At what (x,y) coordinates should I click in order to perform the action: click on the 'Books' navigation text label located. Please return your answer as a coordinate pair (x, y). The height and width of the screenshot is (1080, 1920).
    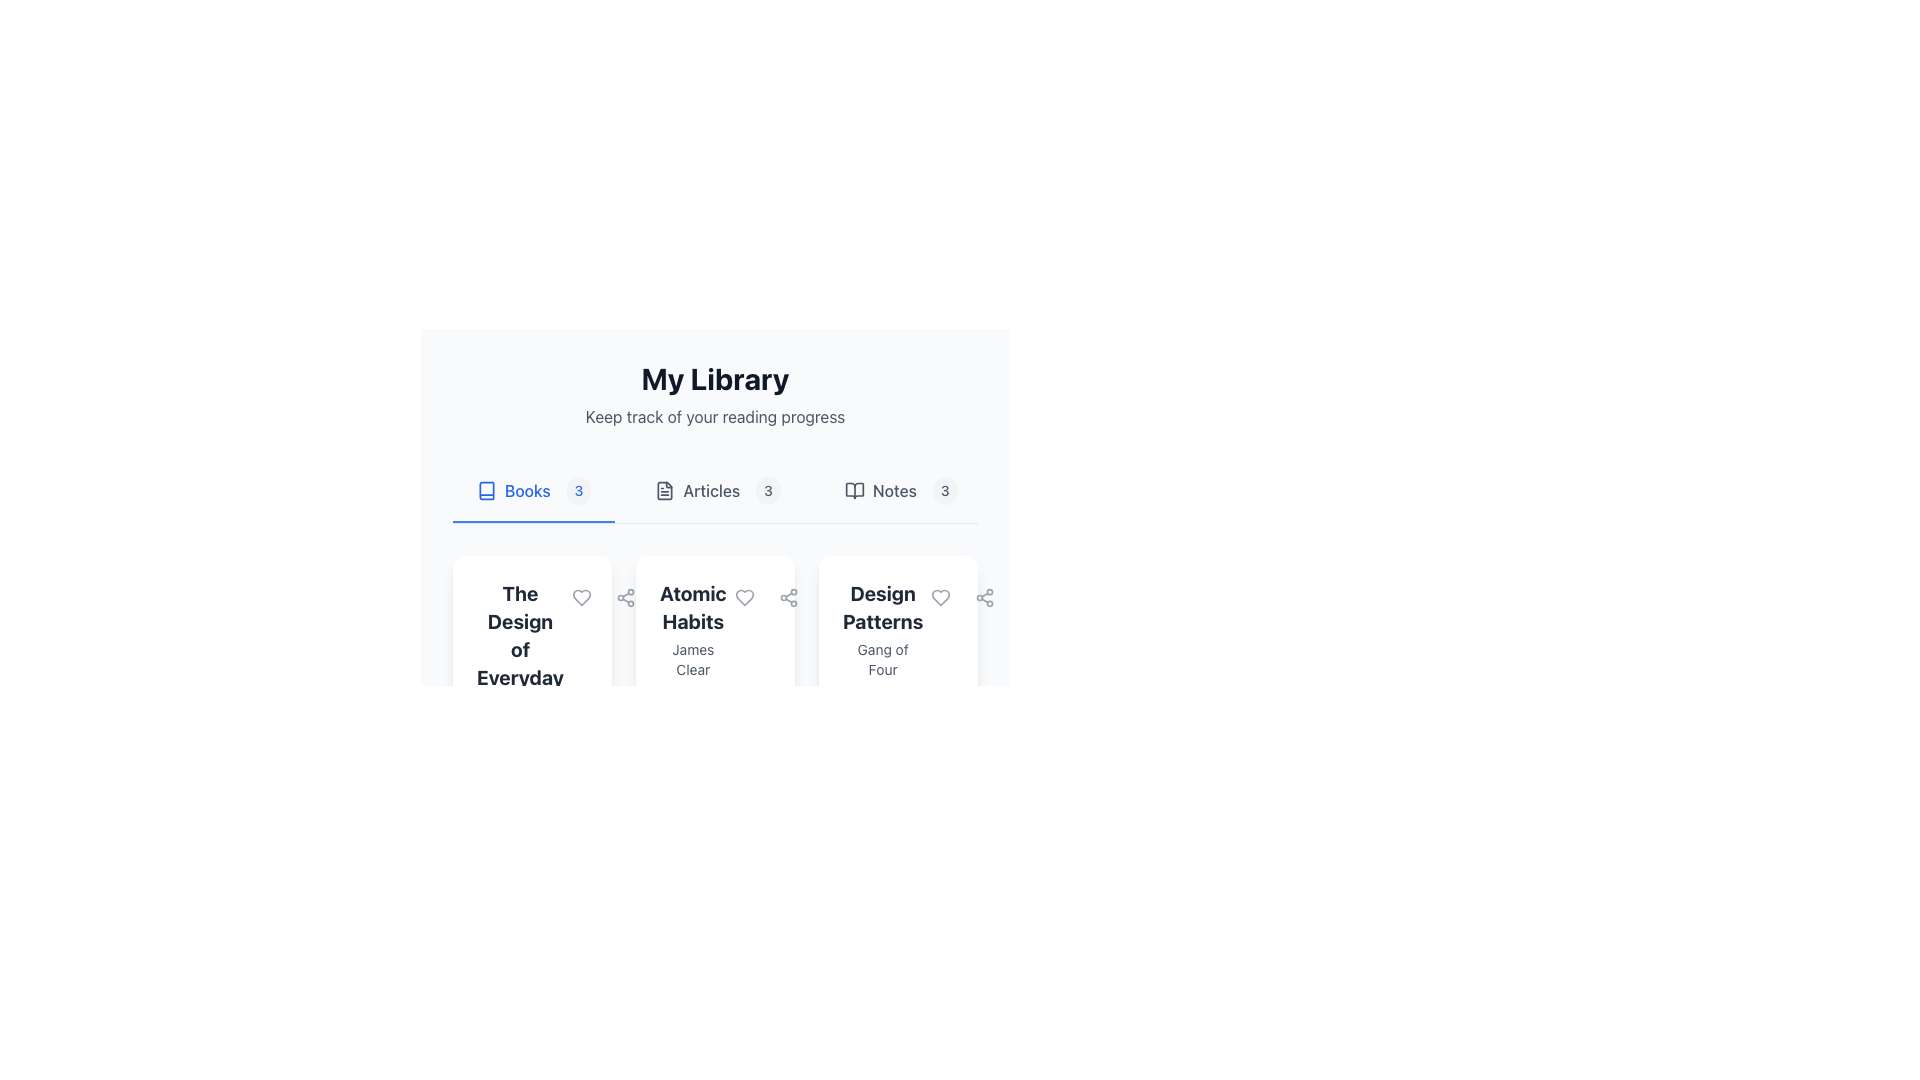
    Looking at the image, I should click on (527, 490).